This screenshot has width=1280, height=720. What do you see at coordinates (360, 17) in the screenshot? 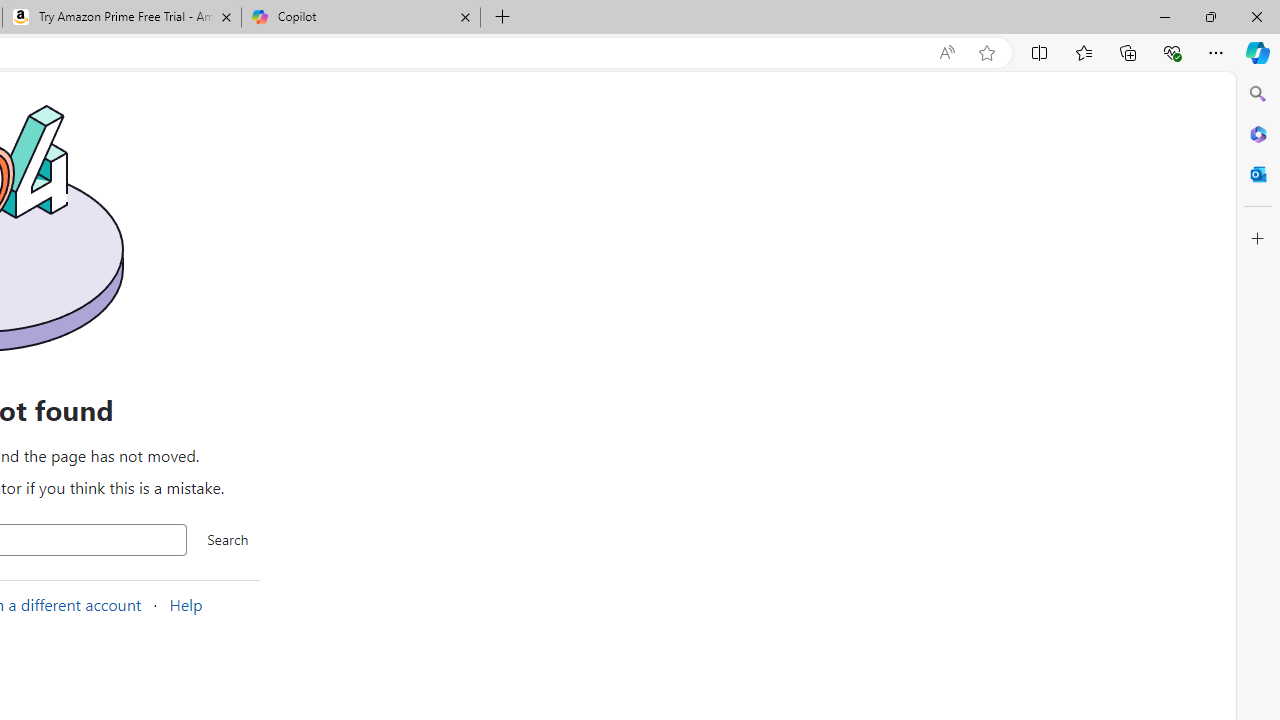
I see `'Copilot'` at bounding box center [360, 17].